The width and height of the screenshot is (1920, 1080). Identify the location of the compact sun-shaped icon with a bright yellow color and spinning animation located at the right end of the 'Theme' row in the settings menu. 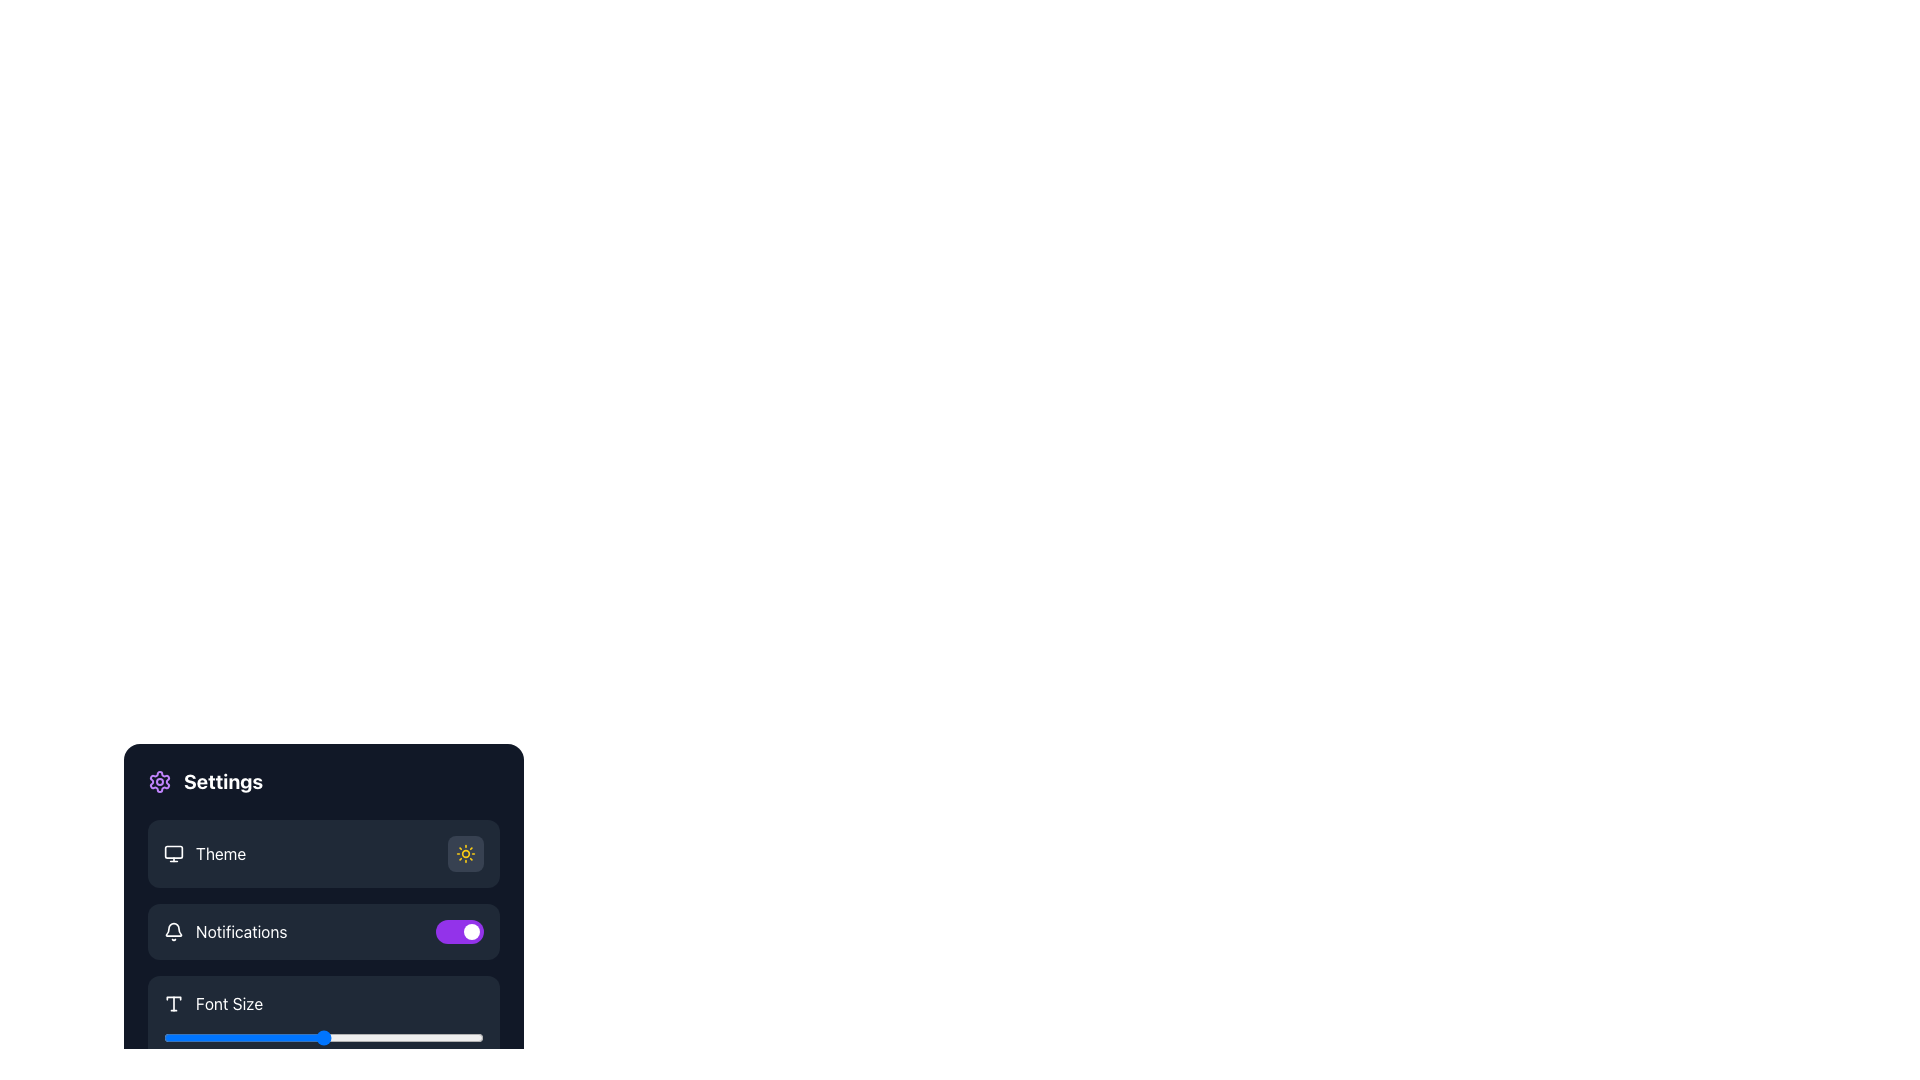
(464, 853).